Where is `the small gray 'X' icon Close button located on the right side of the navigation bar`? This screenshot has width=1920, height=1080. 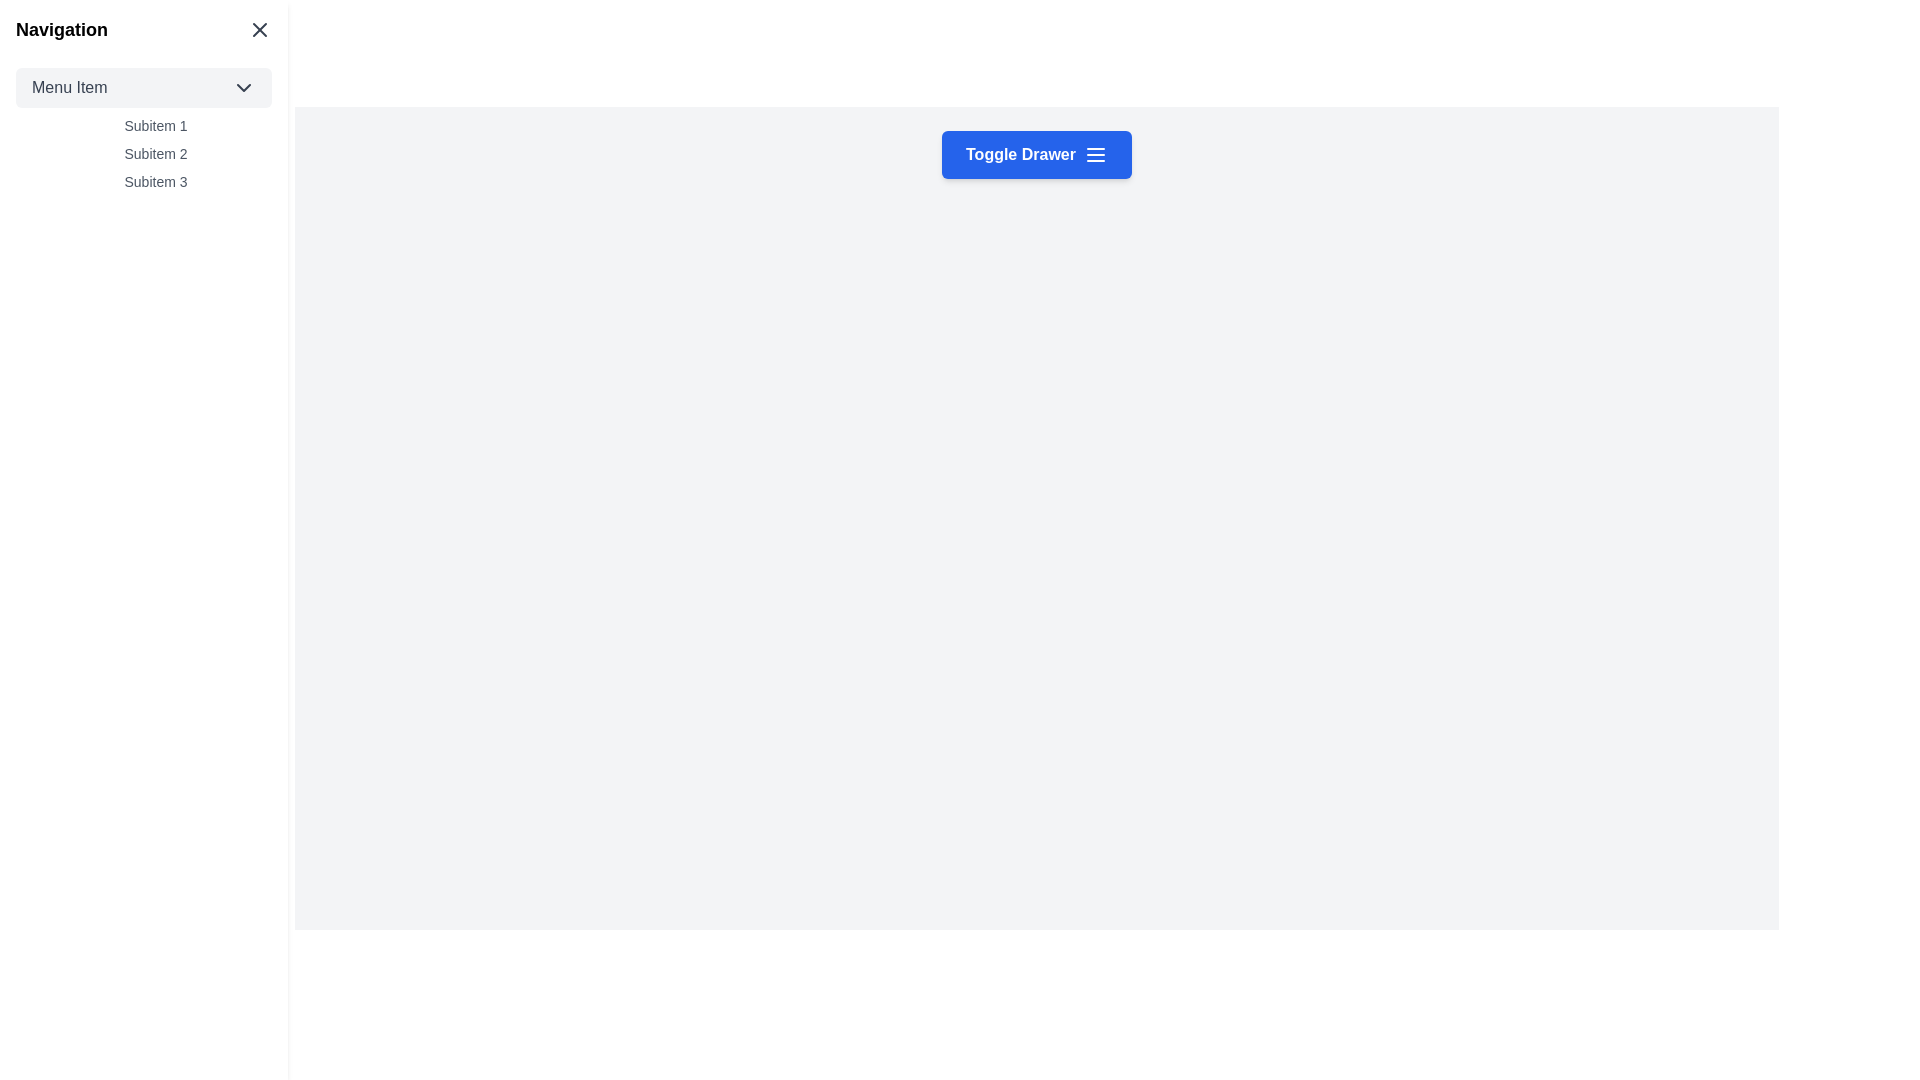 the small gray 'X' icon Close button located on the right side of the navigation bar is located at coordinates (258, 30).